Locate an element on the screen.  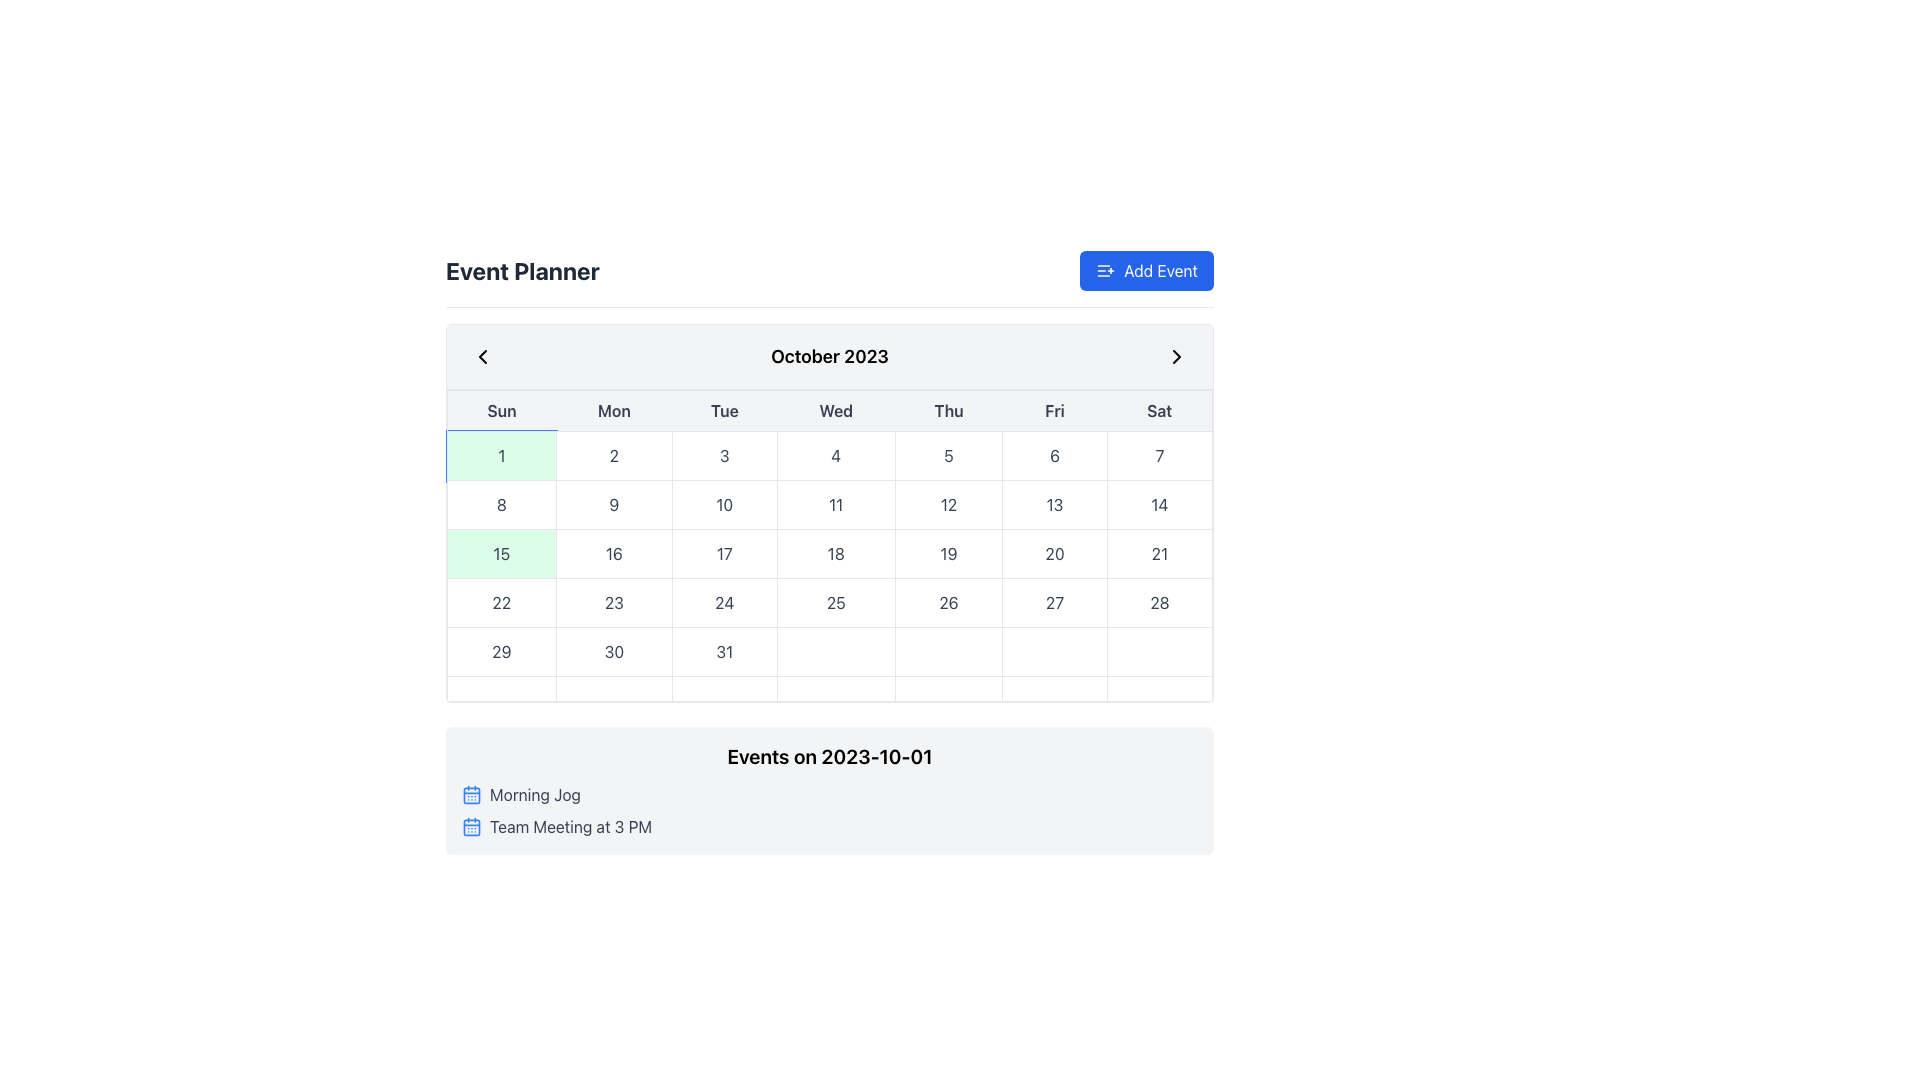
the Date Cell containing the text '24' in the calendar grid under Tuesday is located at coordinates (723, 601).